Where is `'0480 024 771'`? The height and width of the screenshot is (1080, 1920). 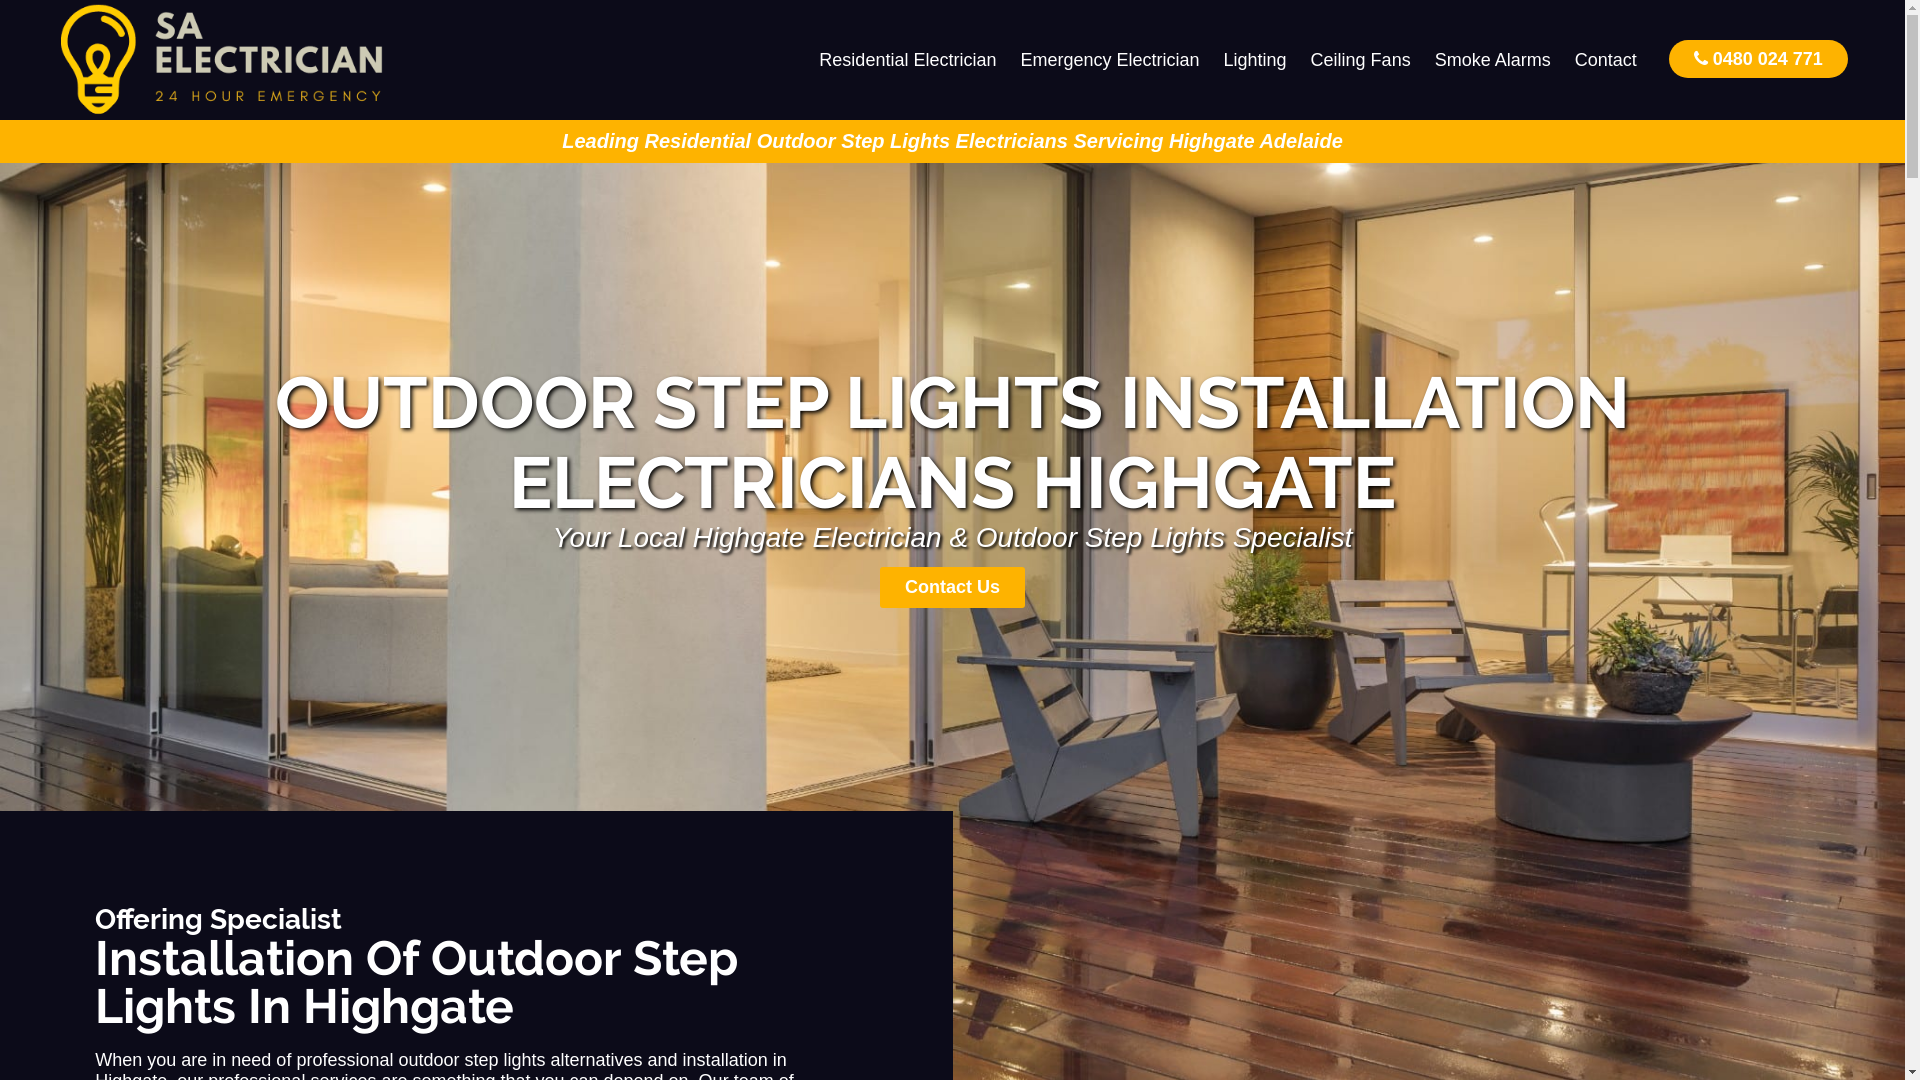 '0480 024 771' is located at coordinates (1669, 57).